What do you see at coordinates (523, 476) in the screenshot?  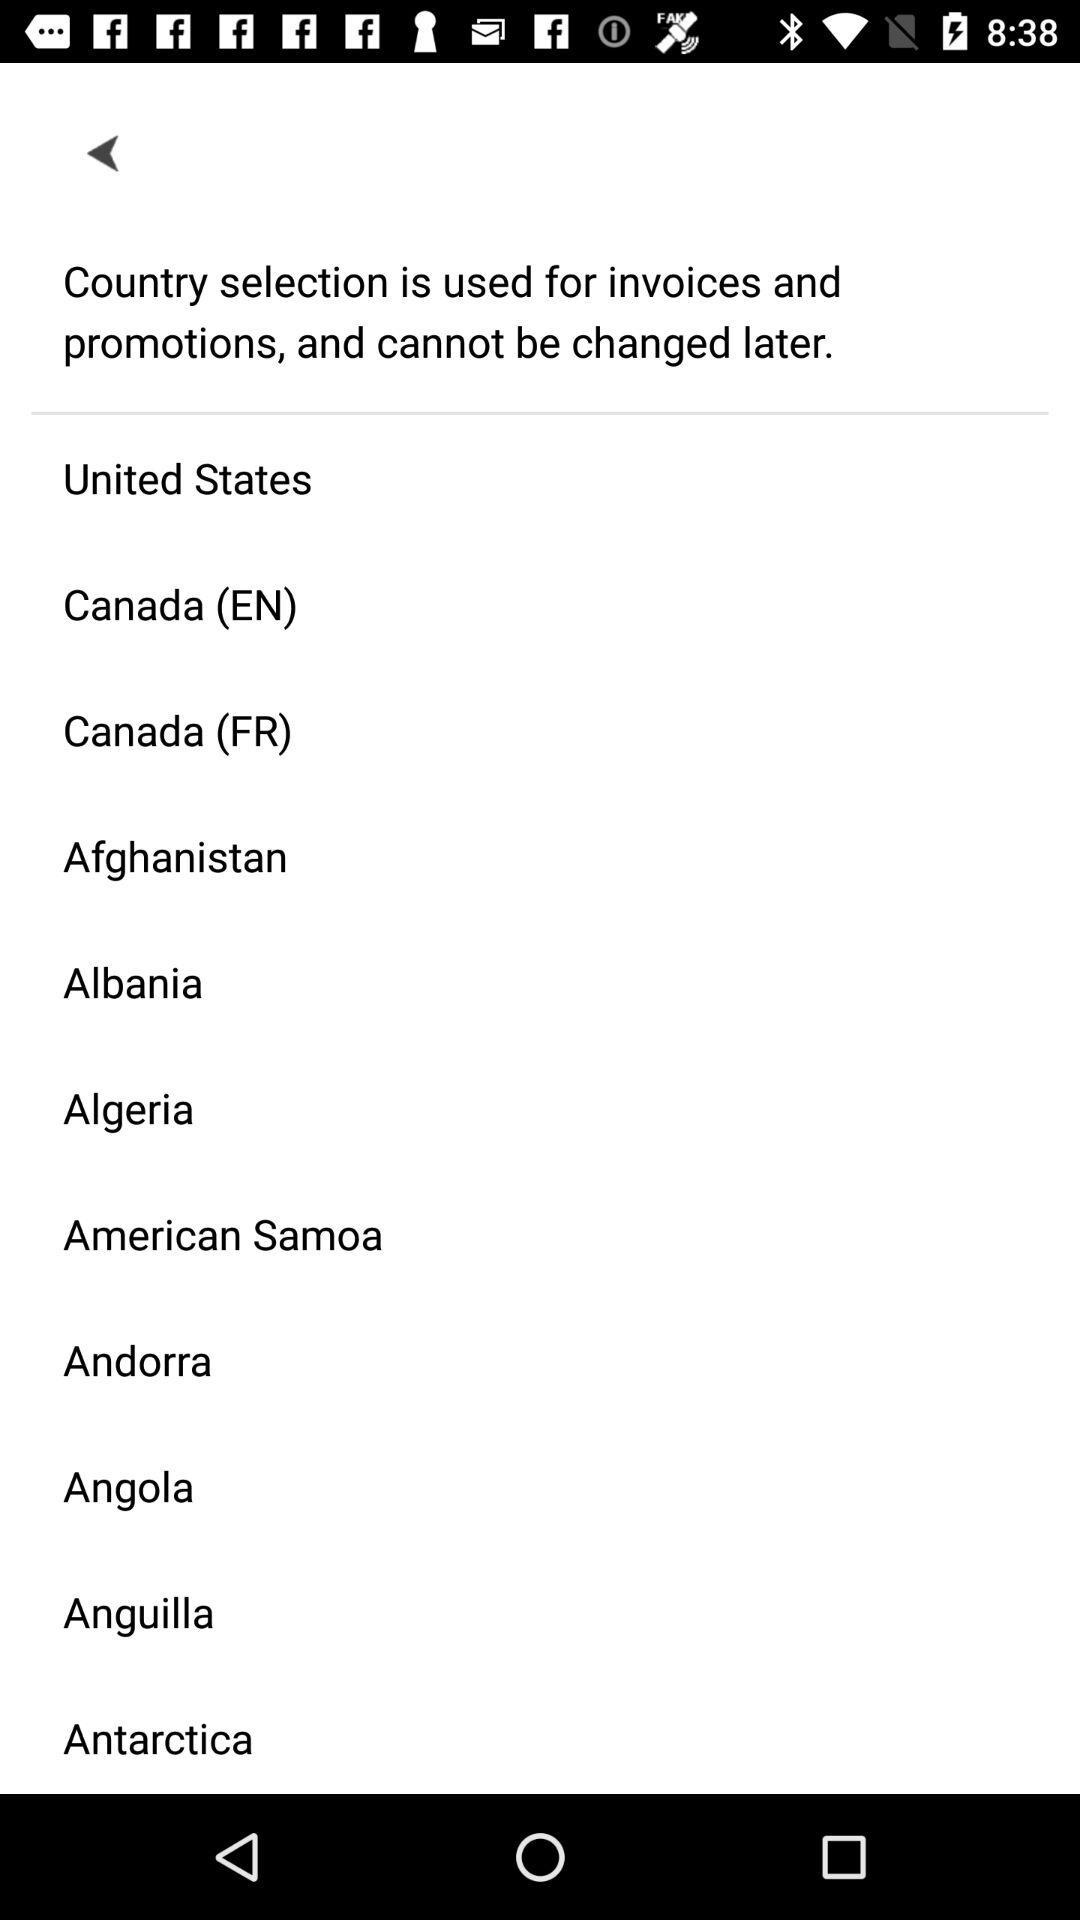 I see `the icon above the canada (en) icon` at bounding box center [523, 476].